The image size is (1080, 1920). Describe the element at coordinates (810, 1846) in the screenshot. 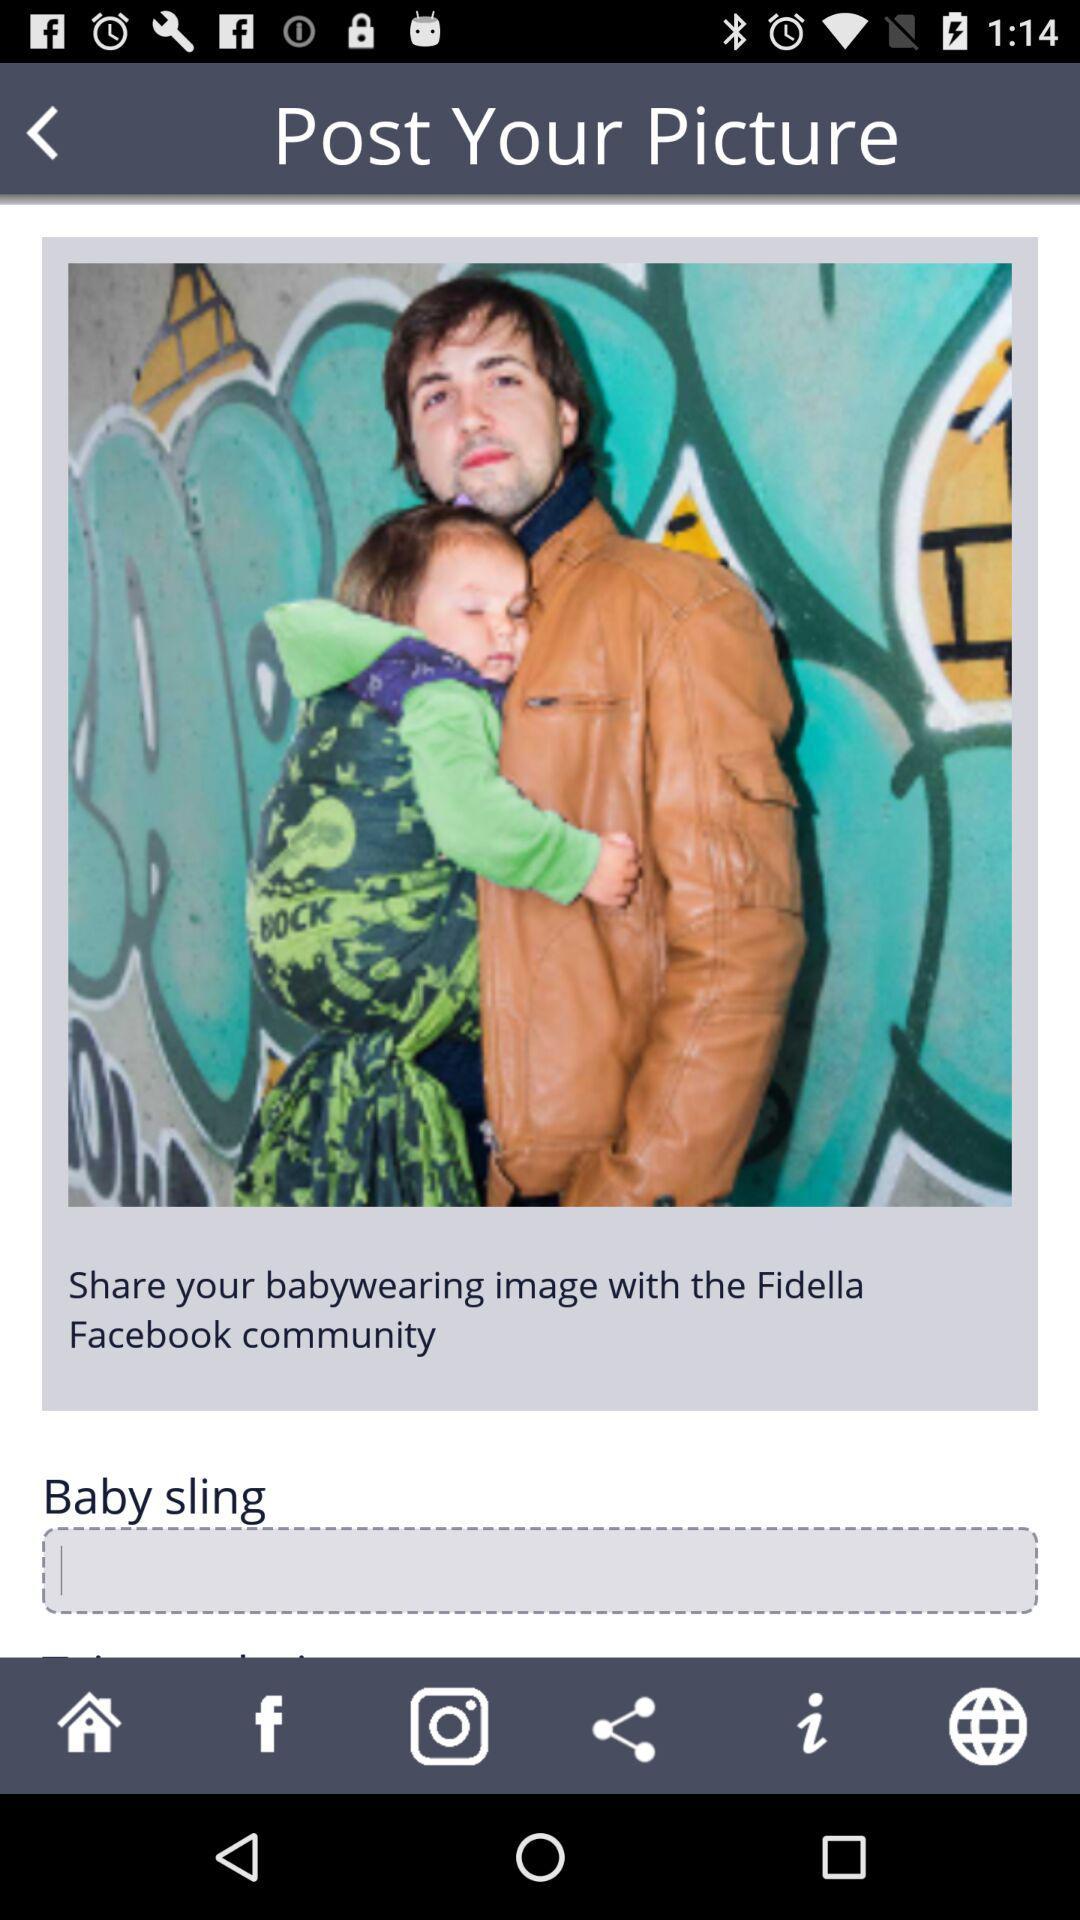

I see `the info icon` at that location.